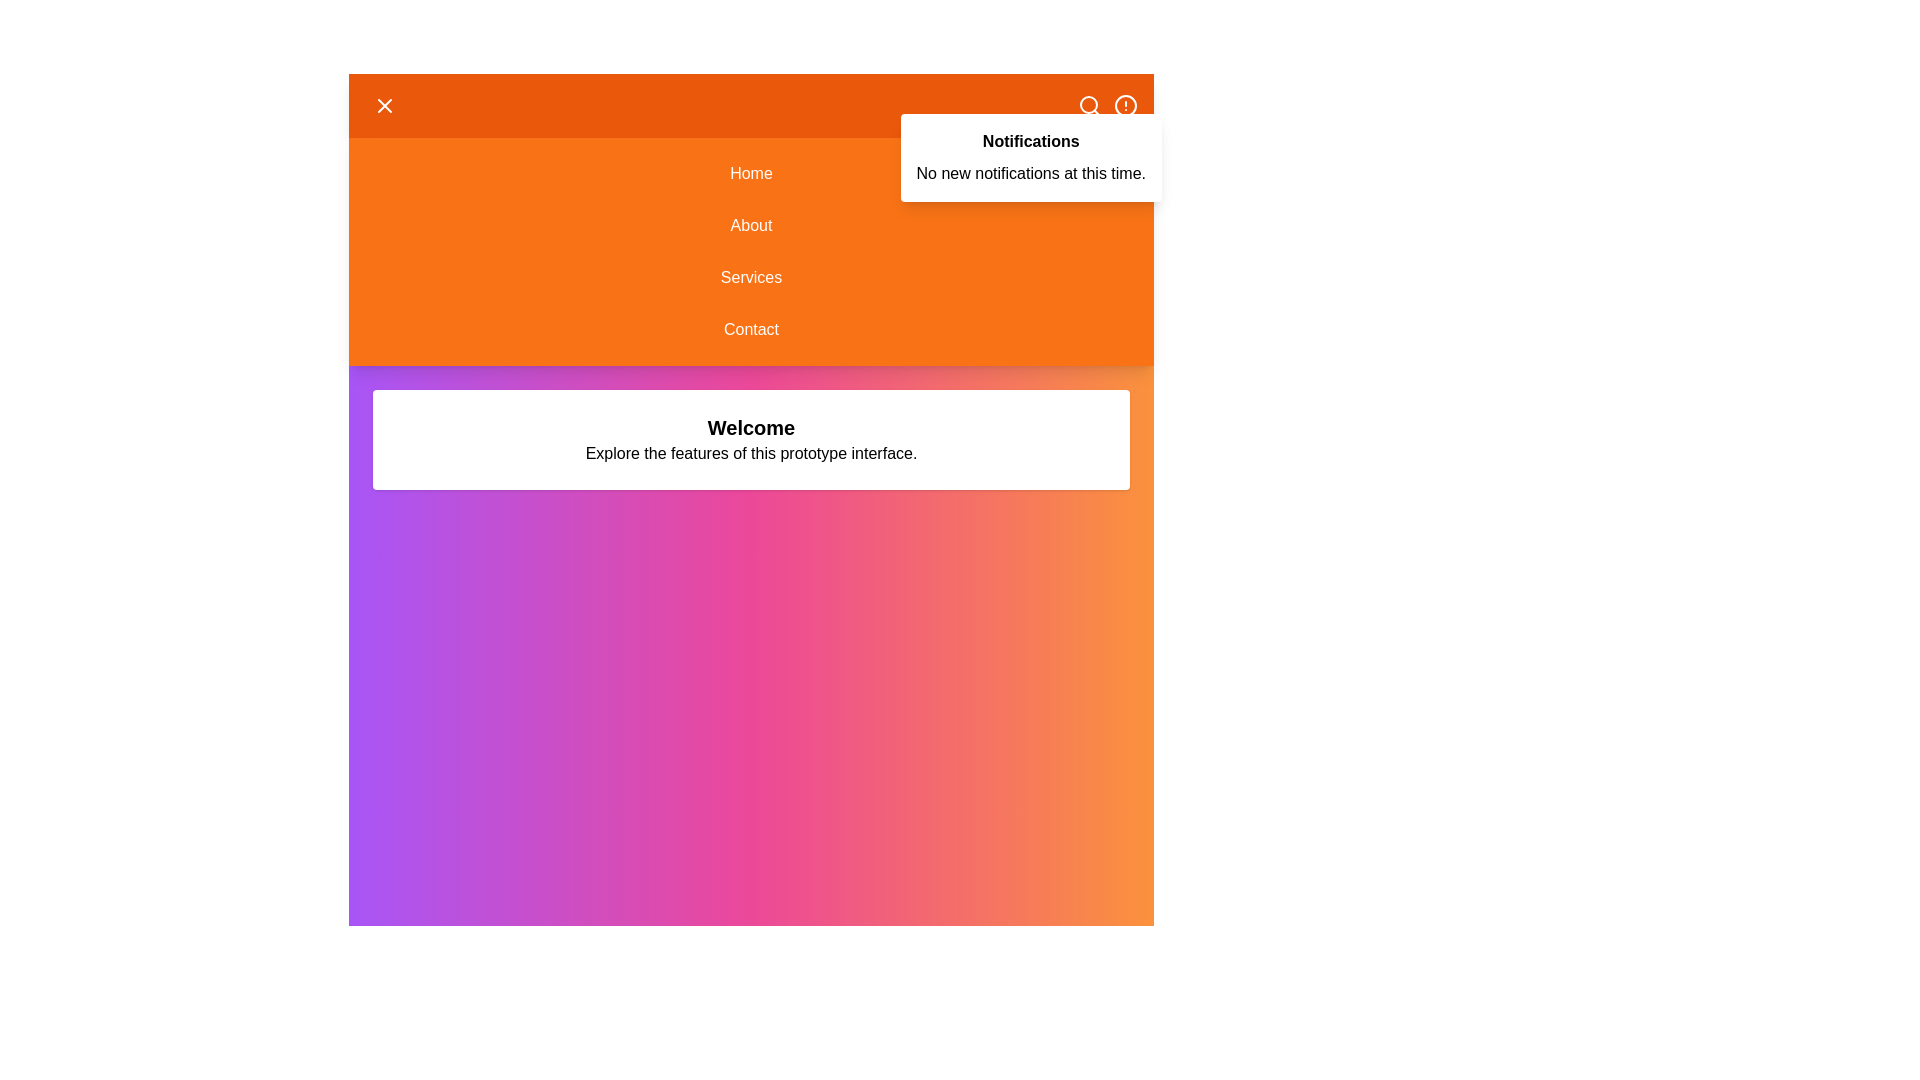 This screenshot has width=1920, height=1080. I want to click on the Contact menu option, so click(750, 329).